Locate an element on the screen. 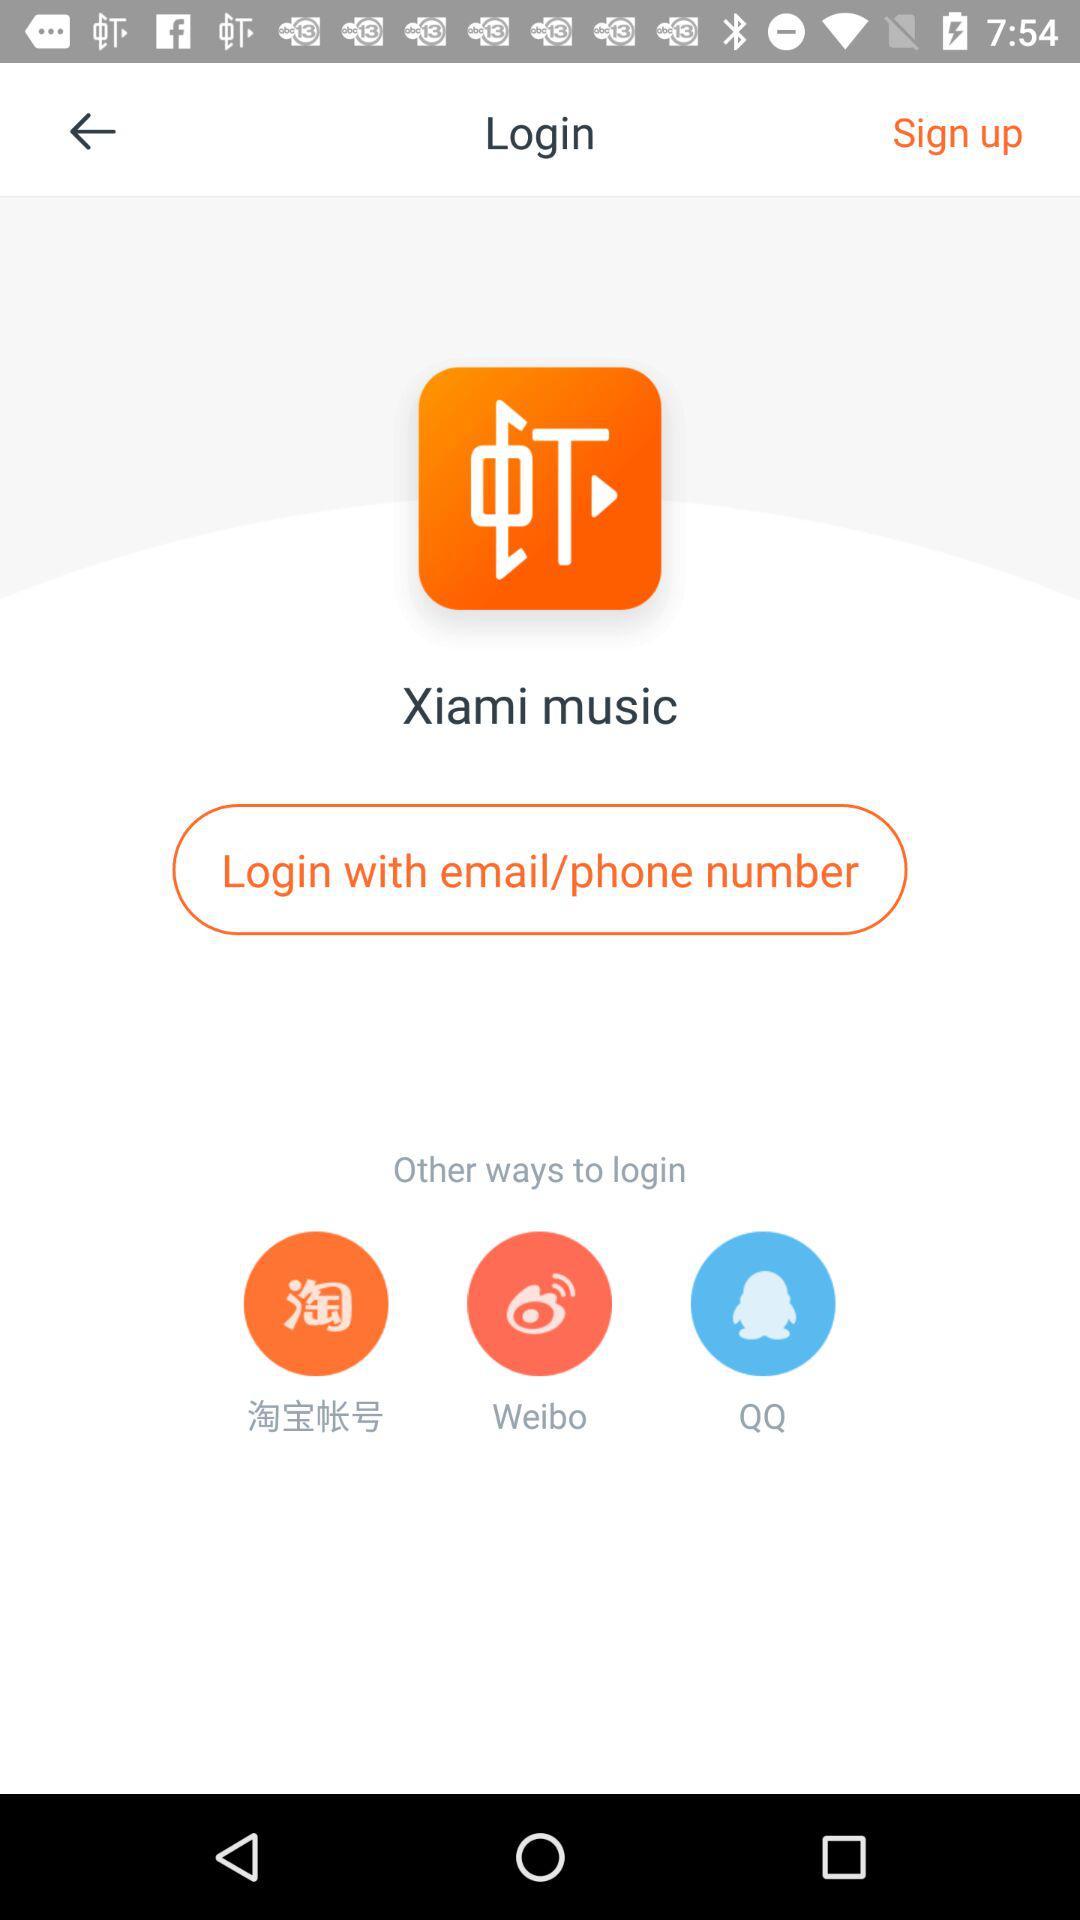 This screenshot has width=1080, height=1920. item to the right of weibo is located at coordinates (763, 1334).